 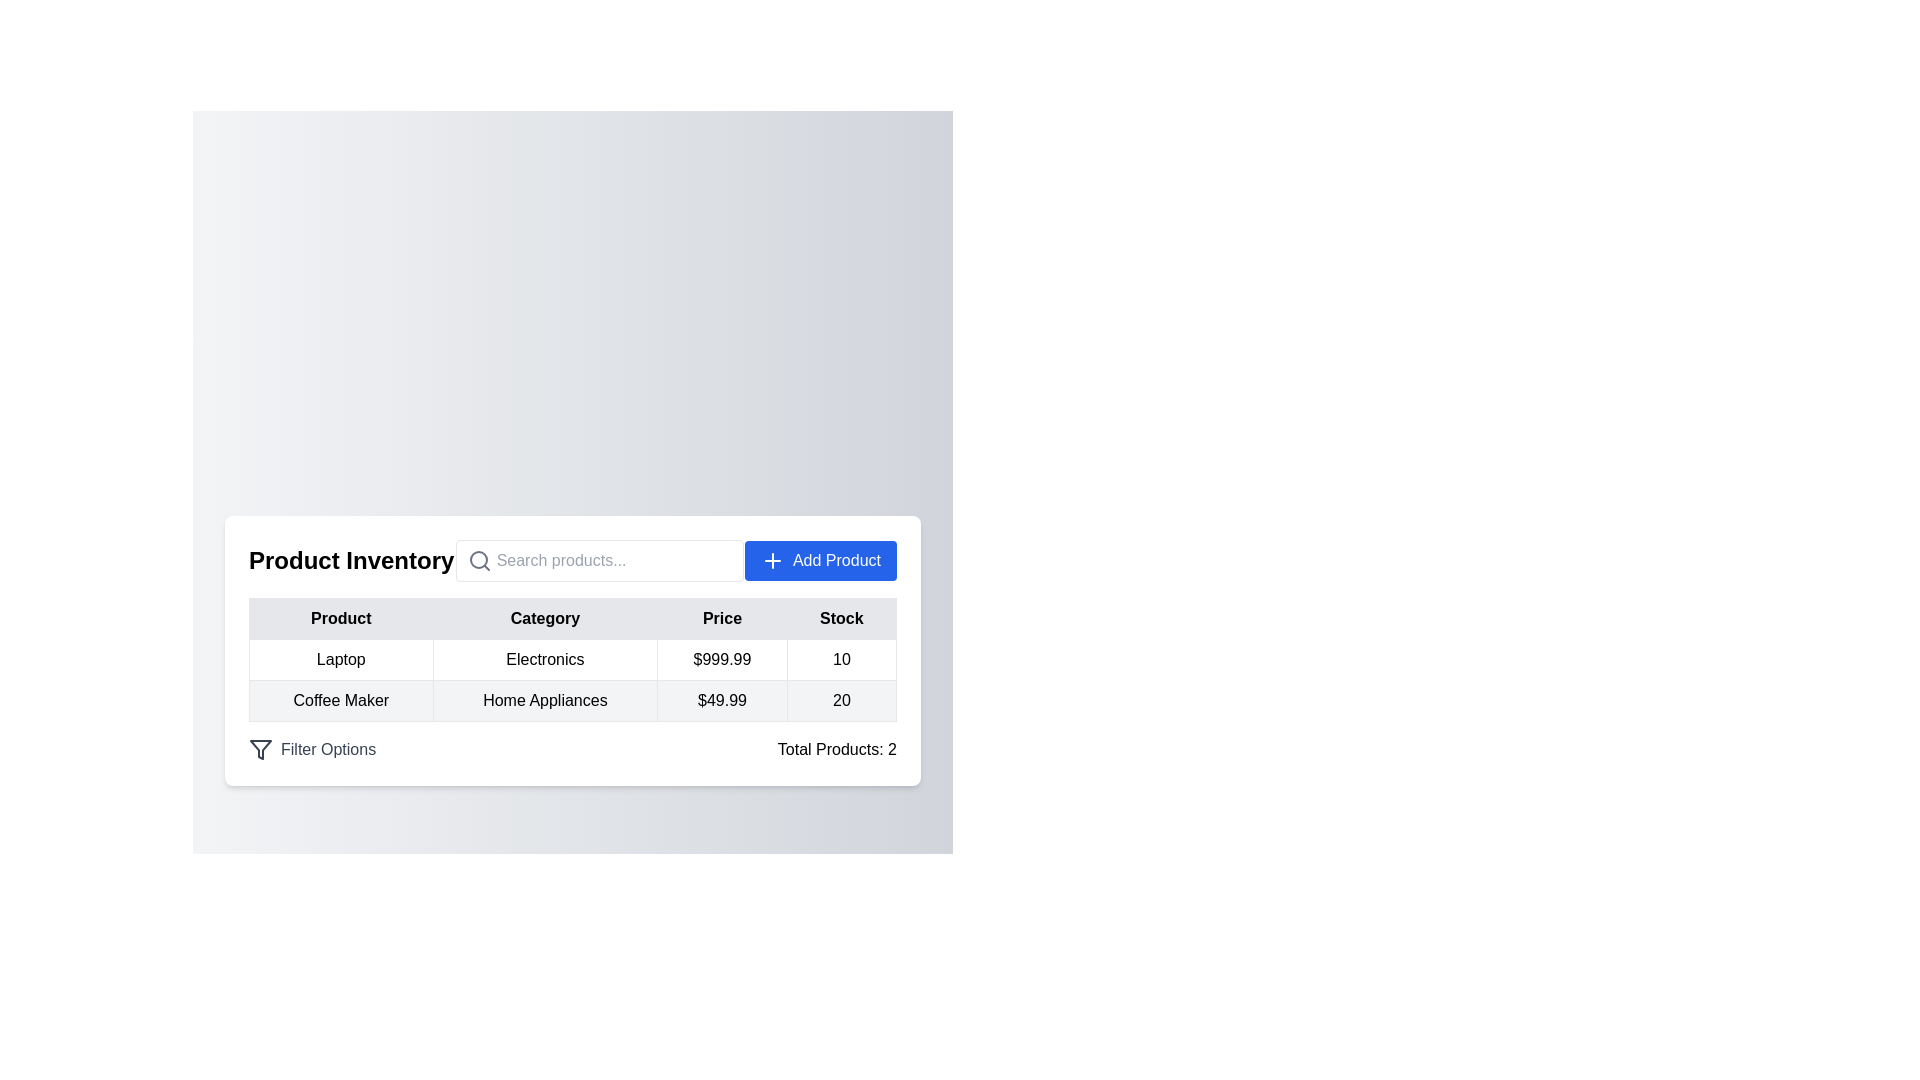 What do you see at coordinates (571, 651) in the screenshot?
I see `the table cell containing the text 'Electronics', which is located under the 'Category' header in the 'Product Inventory' table` at bounding box center [571, 651].